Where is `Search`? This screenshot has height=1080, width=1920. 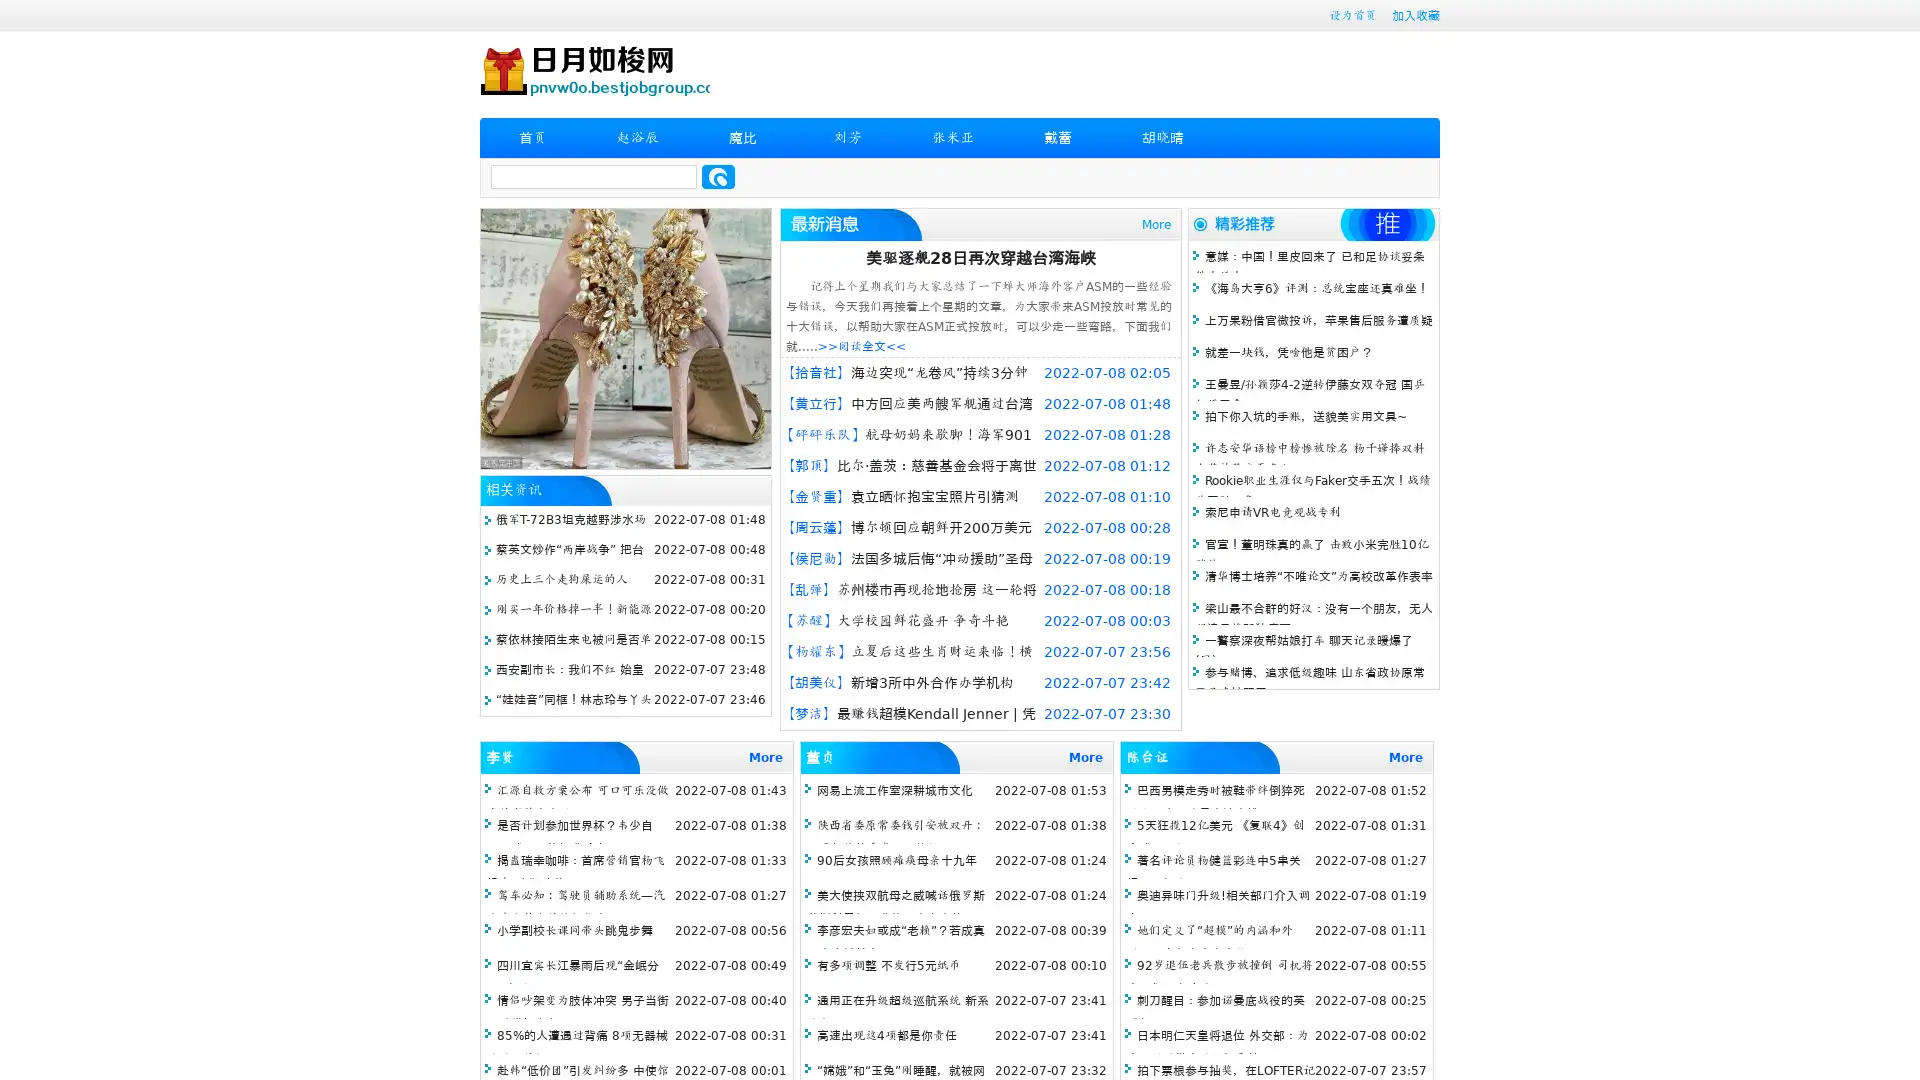
Search is located at coordinates (718, 176).